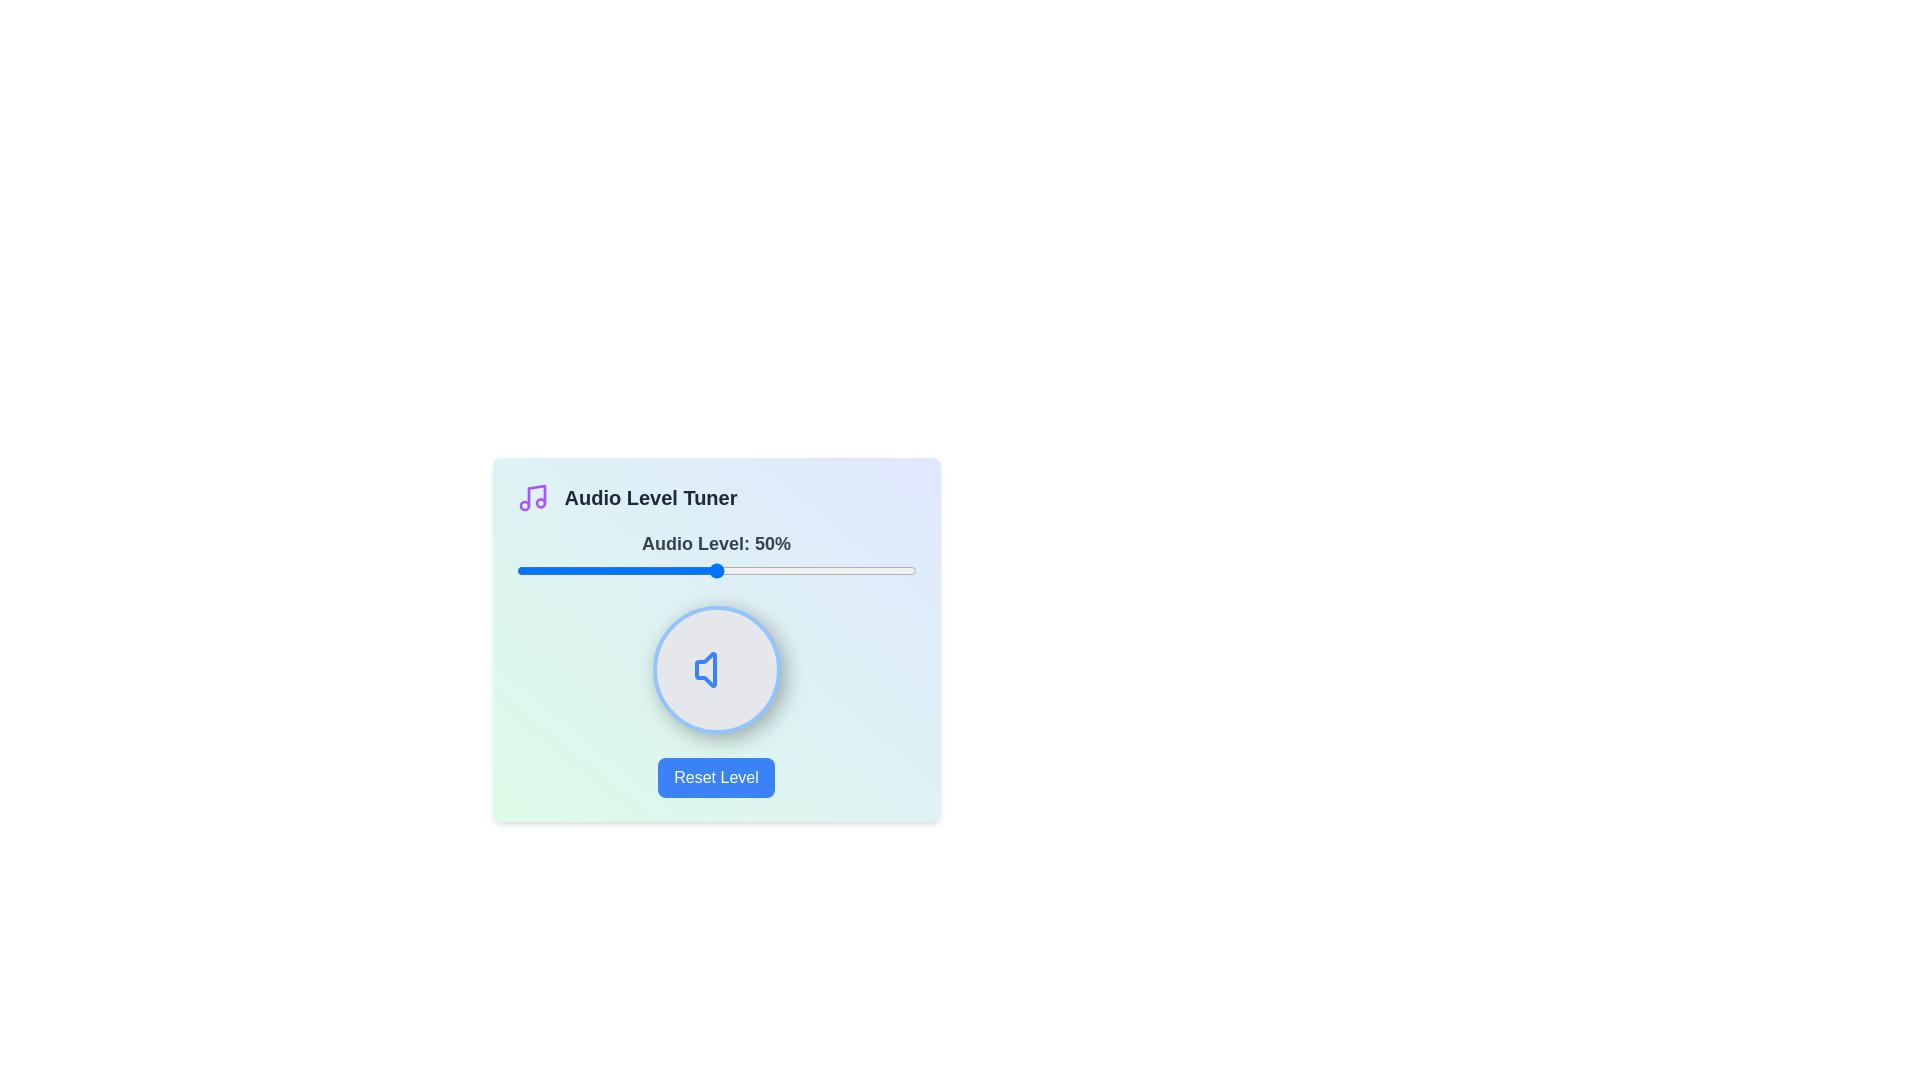 Image resolution: width=1920 pixels, height=1080 pixels. What do you see at coordinates (723, 570) in the screenshot?
I see `the audio level to 52% by dragging the slider` at bounding box center [723, 570].